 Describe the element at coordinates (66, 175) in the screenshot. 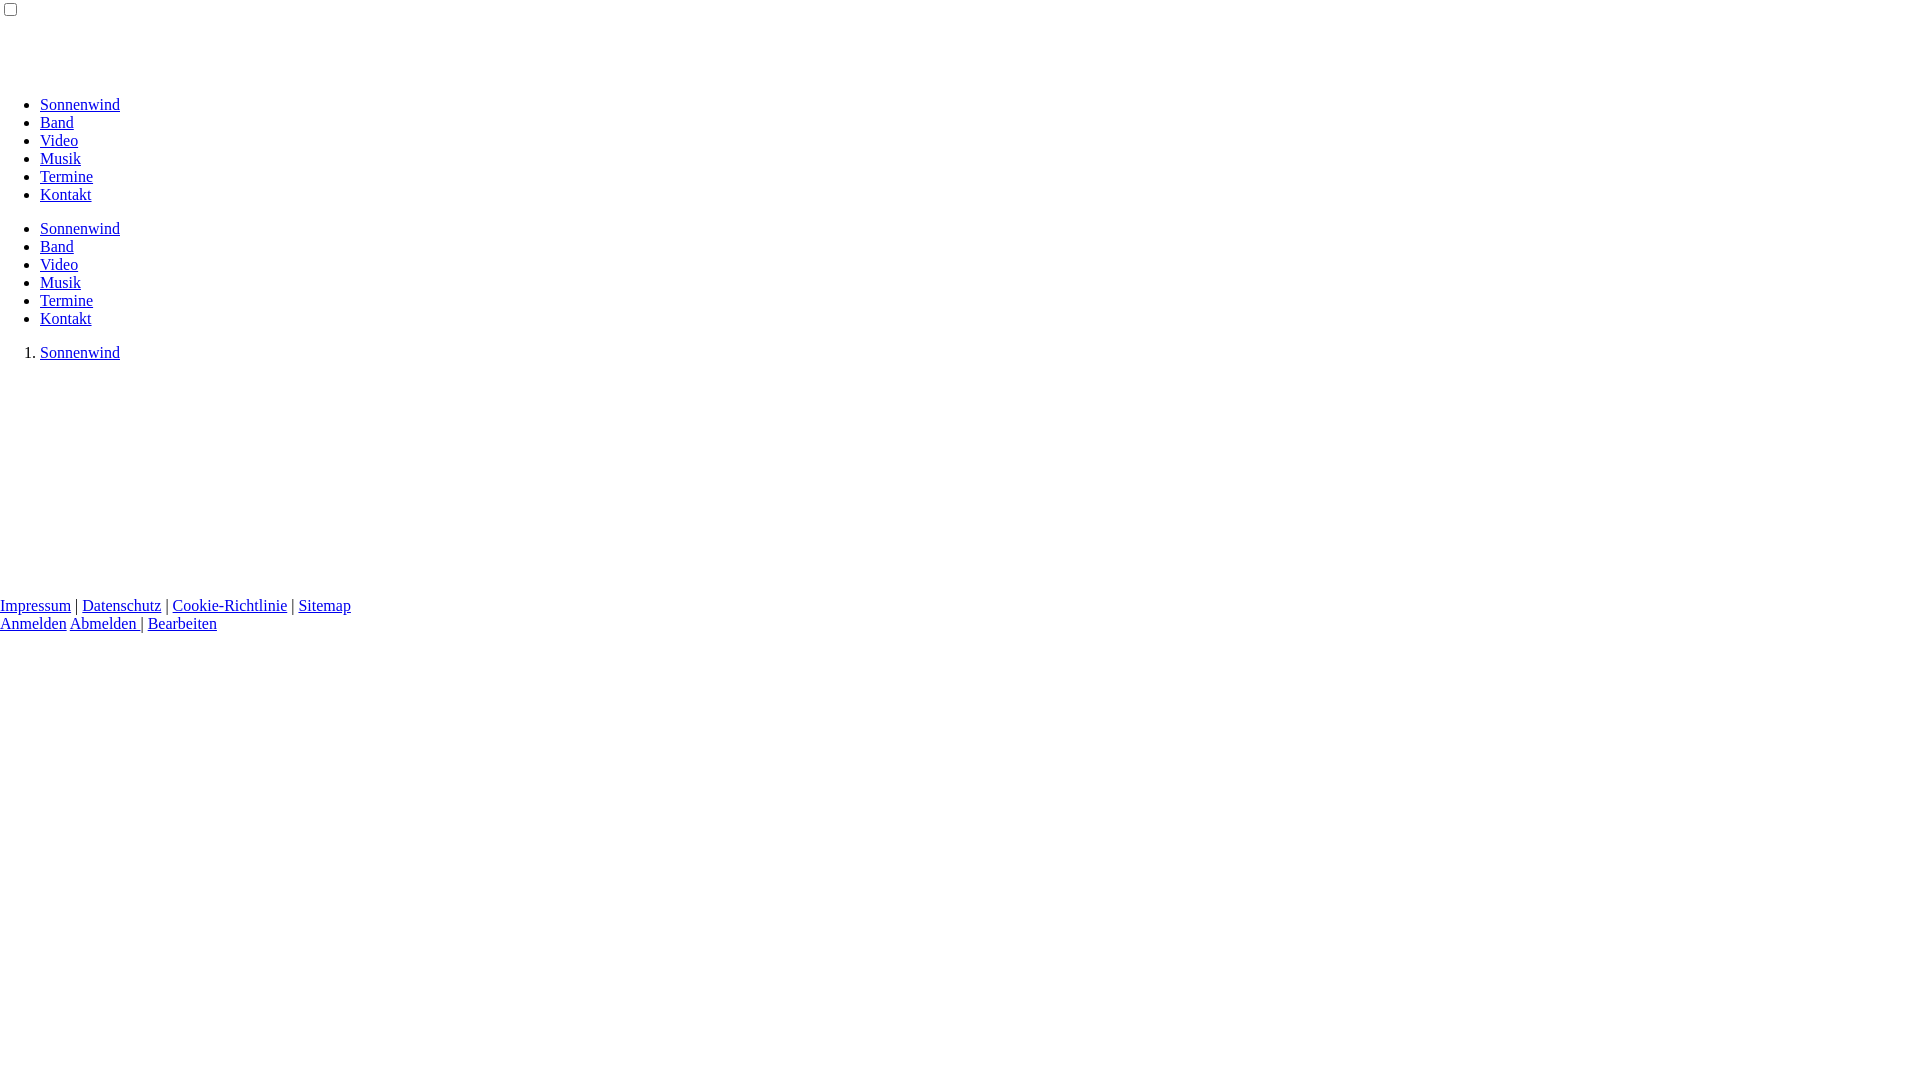

I see `'Termine'` at that location.